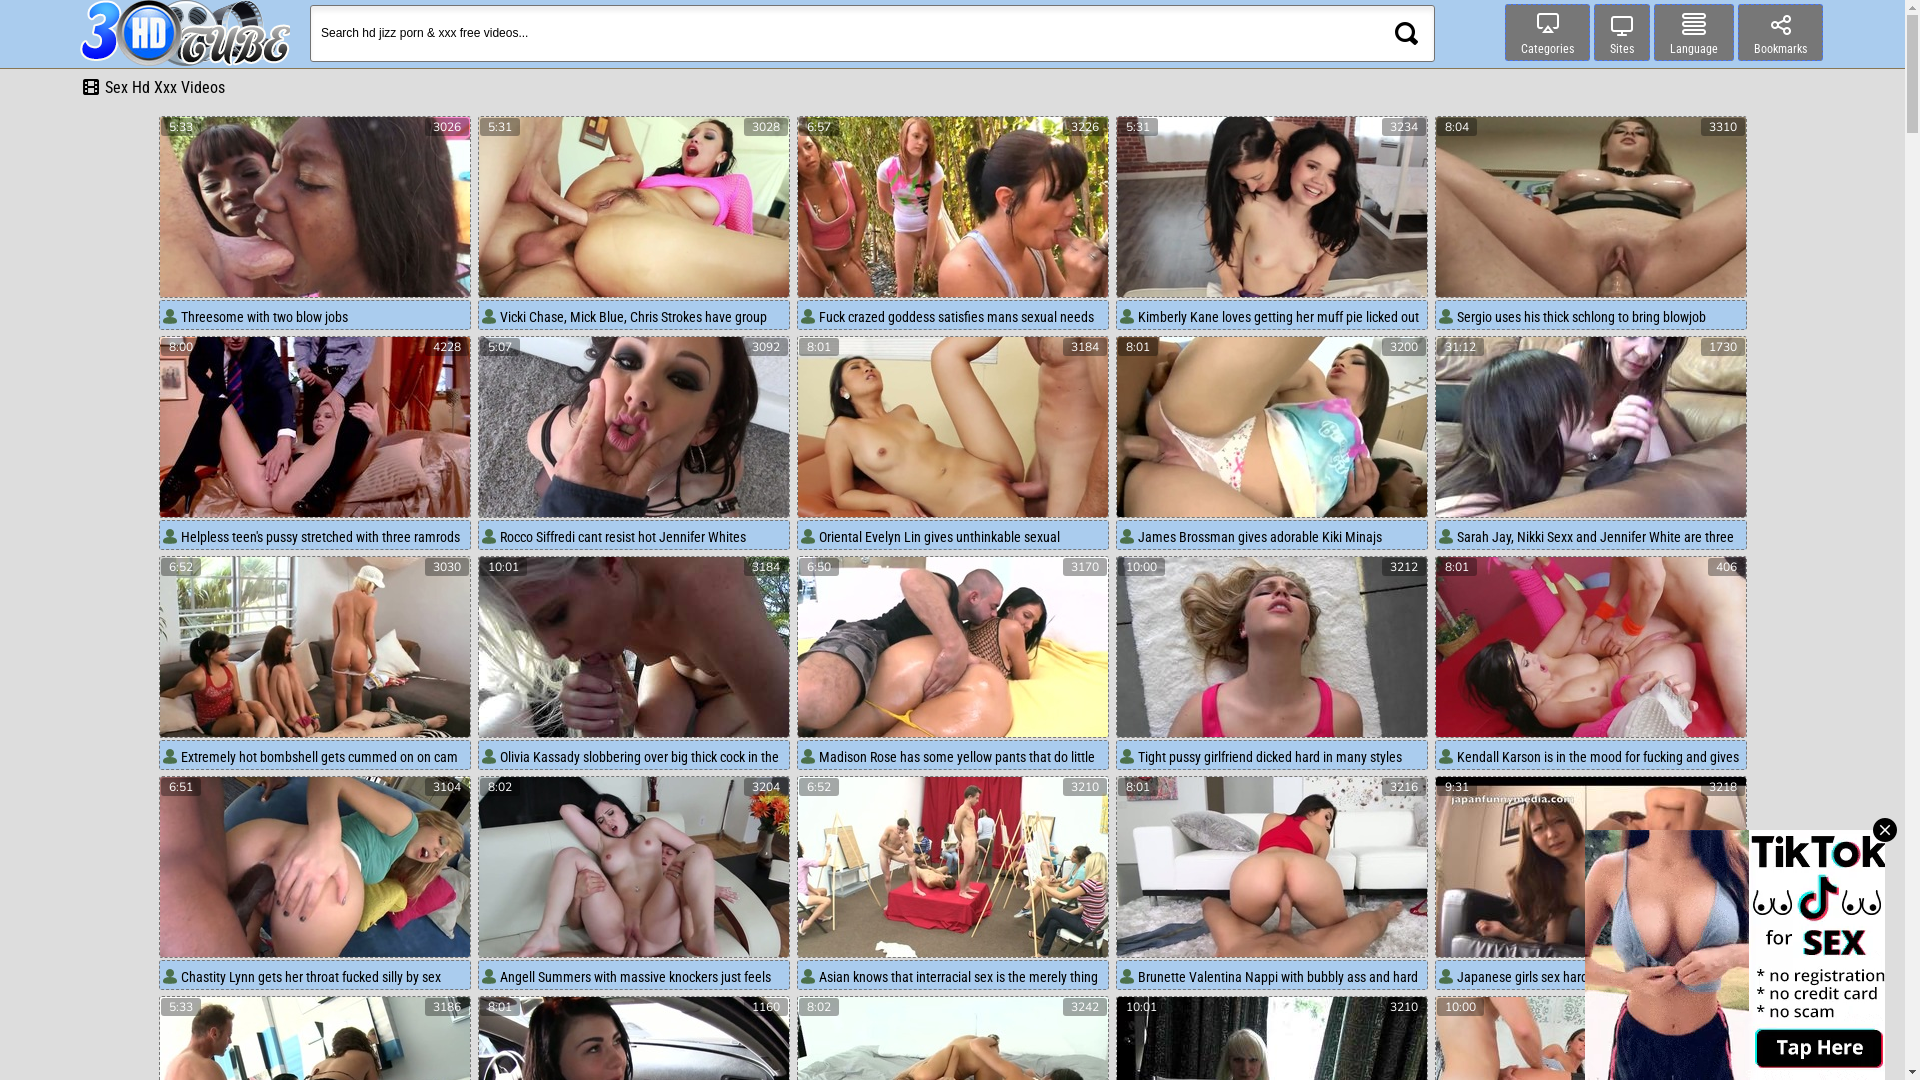 The width and height of the screenshot is (1920, 1080). I want to click on 'Language', so click(1693, 32).